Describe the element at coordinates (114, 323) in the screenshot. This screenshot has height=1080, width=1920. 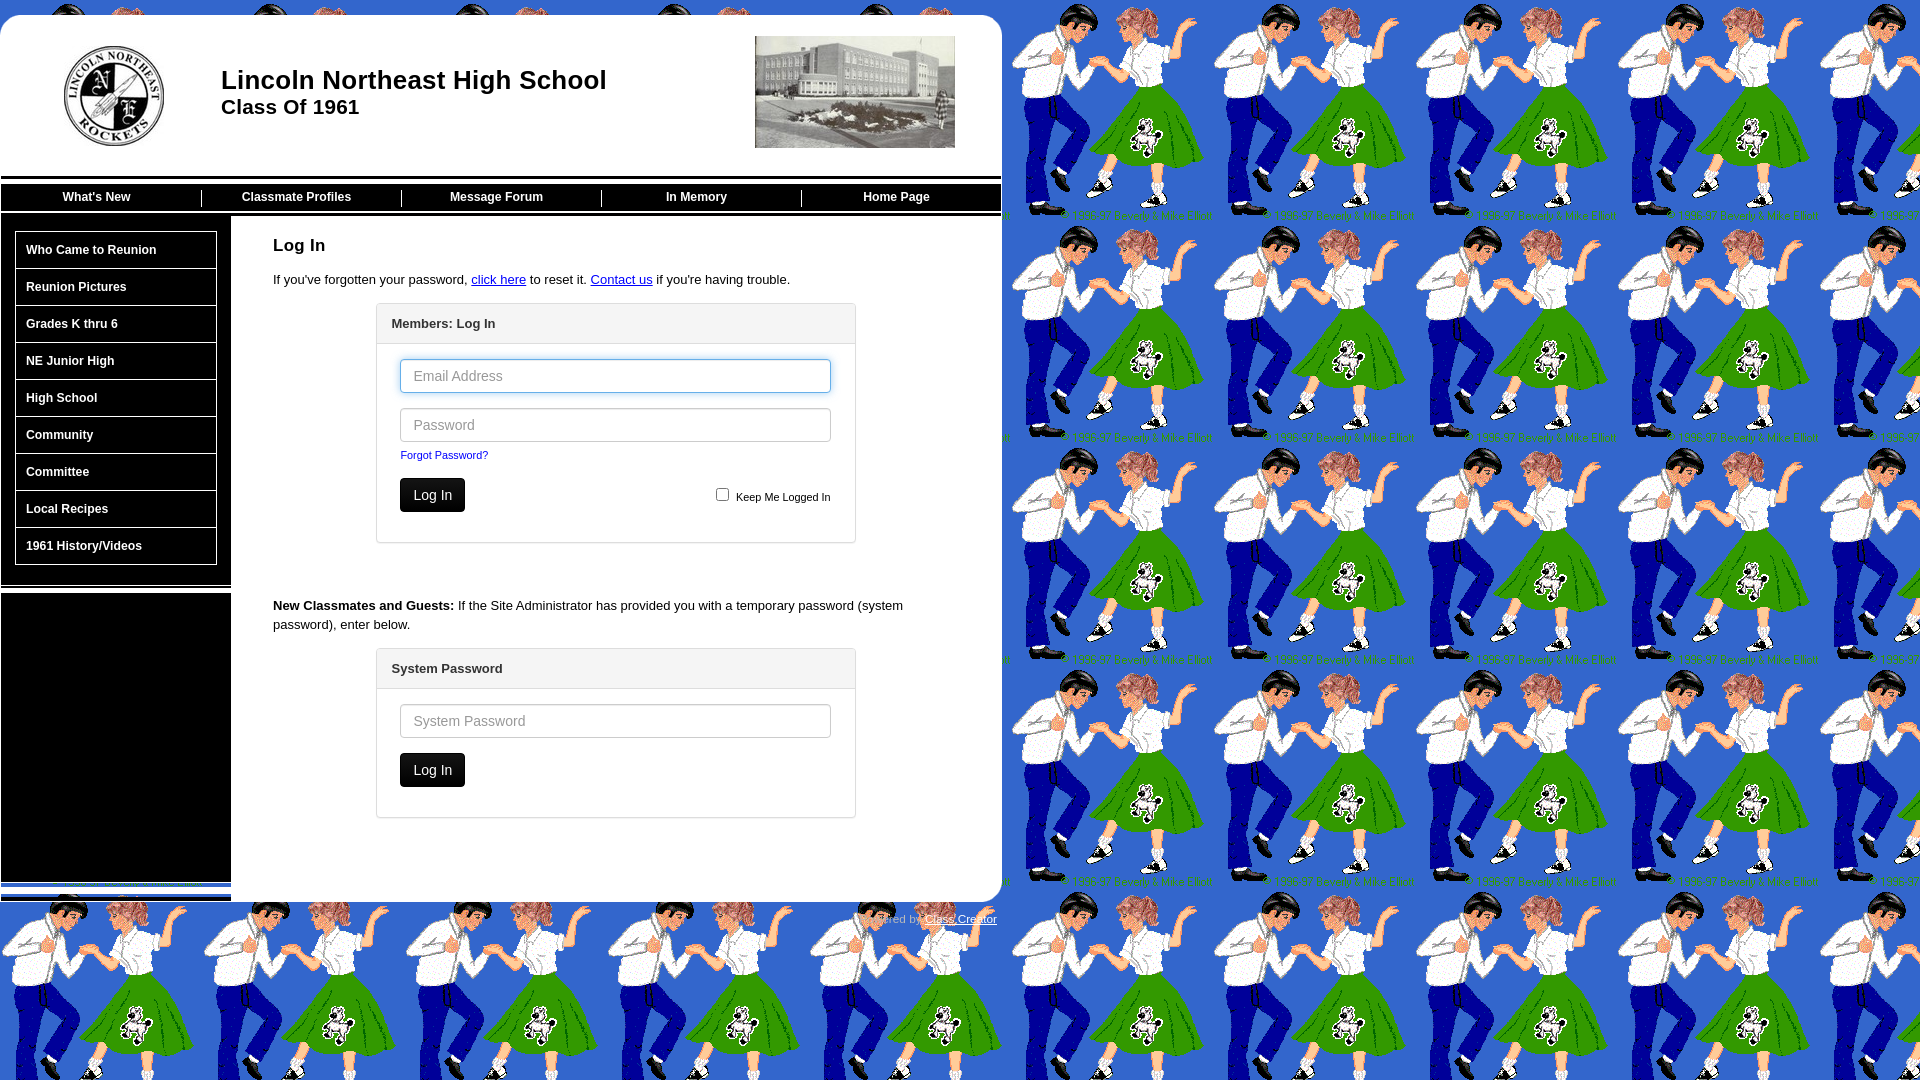
I see `'Grades K thru 6'` at that location.